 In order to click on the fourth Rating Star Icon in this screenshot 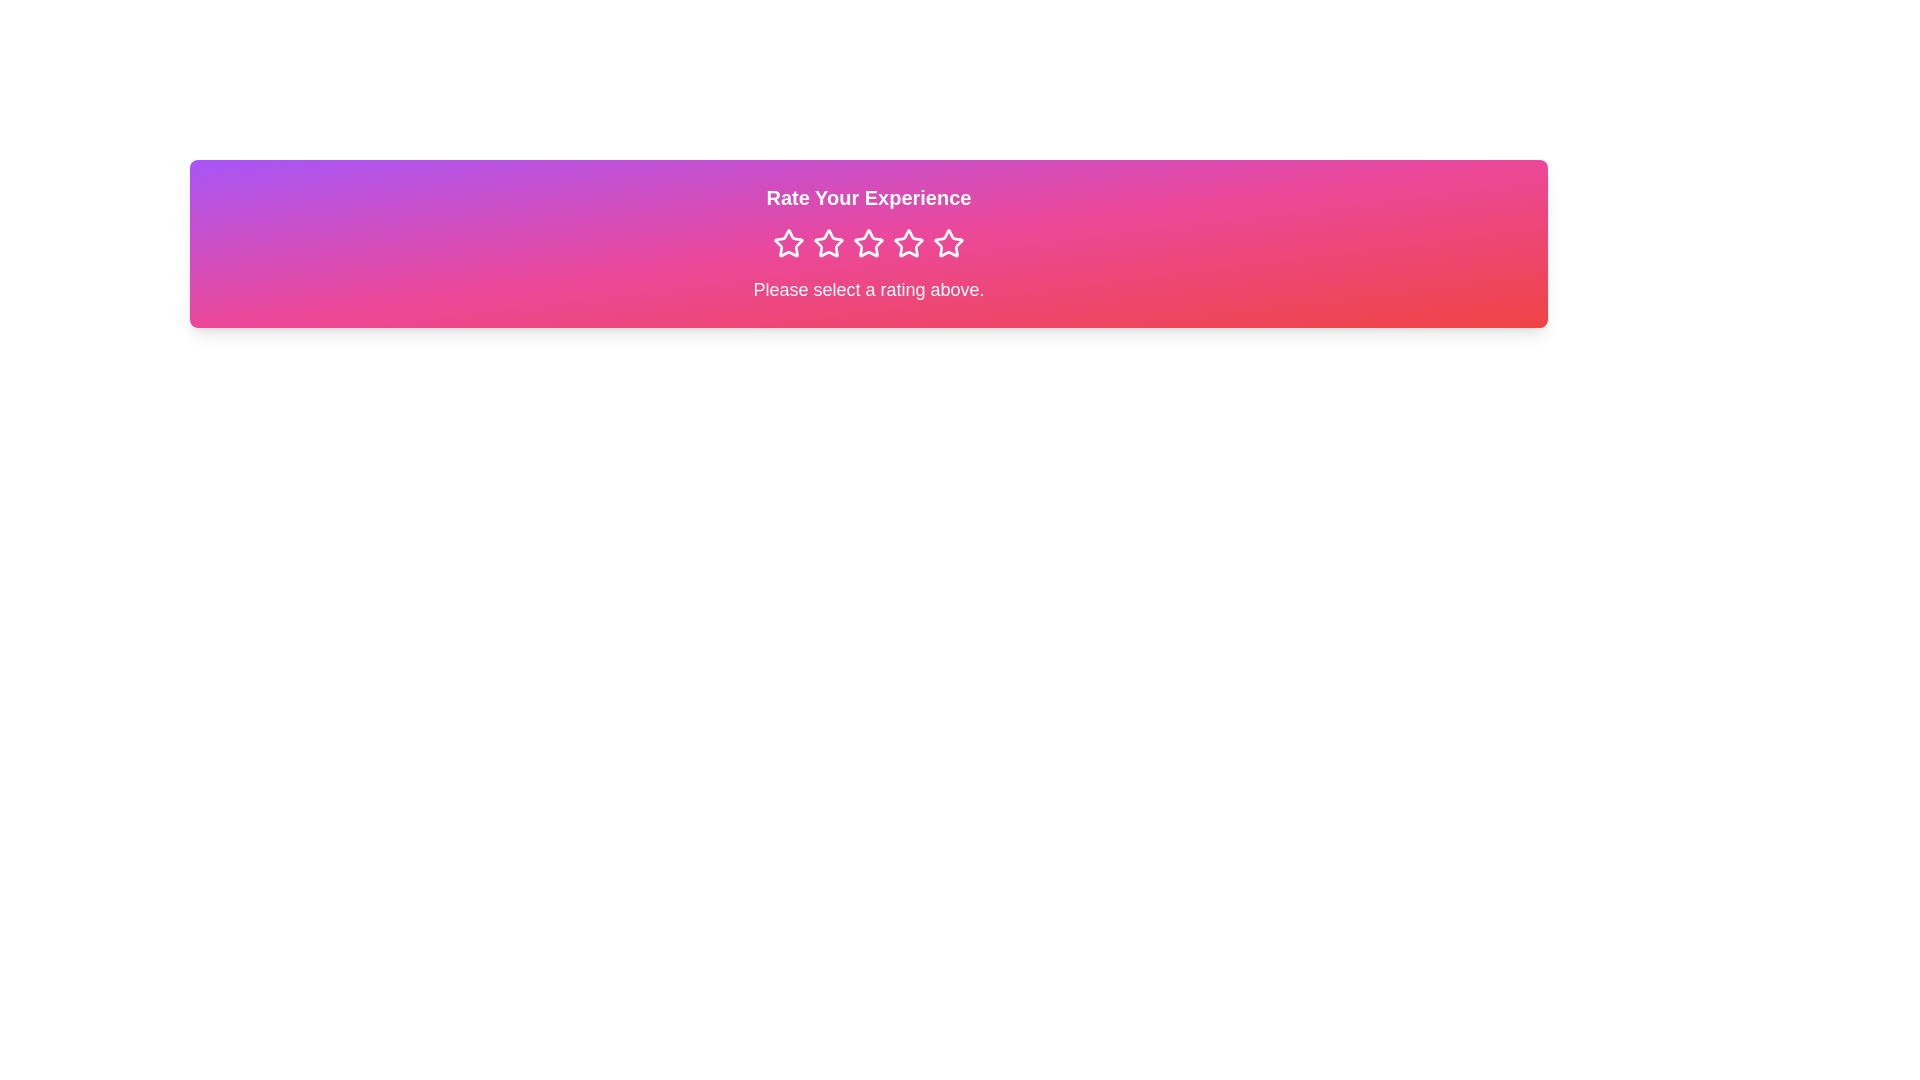, I will do `click(907, 242)`.